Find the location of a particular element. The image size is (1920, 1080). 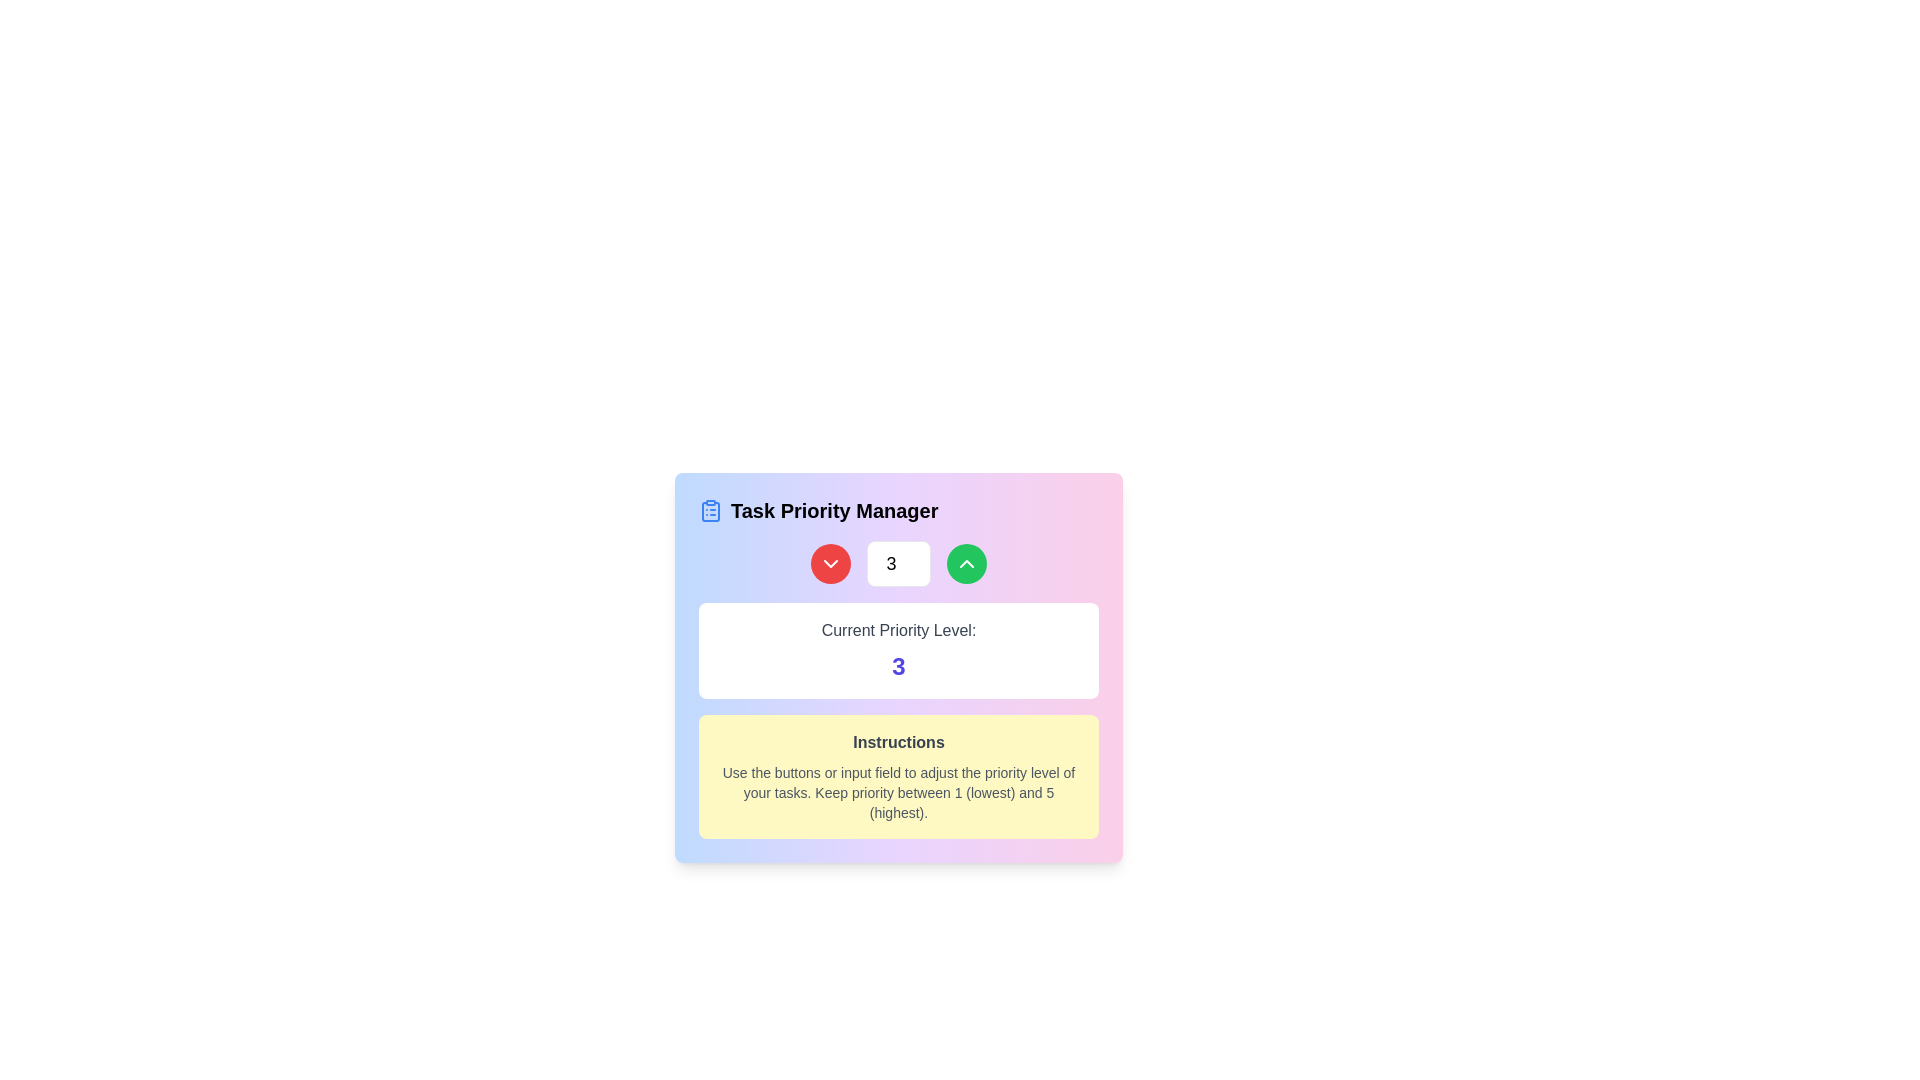

the button located at the rightmost position in a group of three interactive elements, which includes a red circular button to its left and a numeric input field in between, to increase the priority level is located at coordinates (966, 563).